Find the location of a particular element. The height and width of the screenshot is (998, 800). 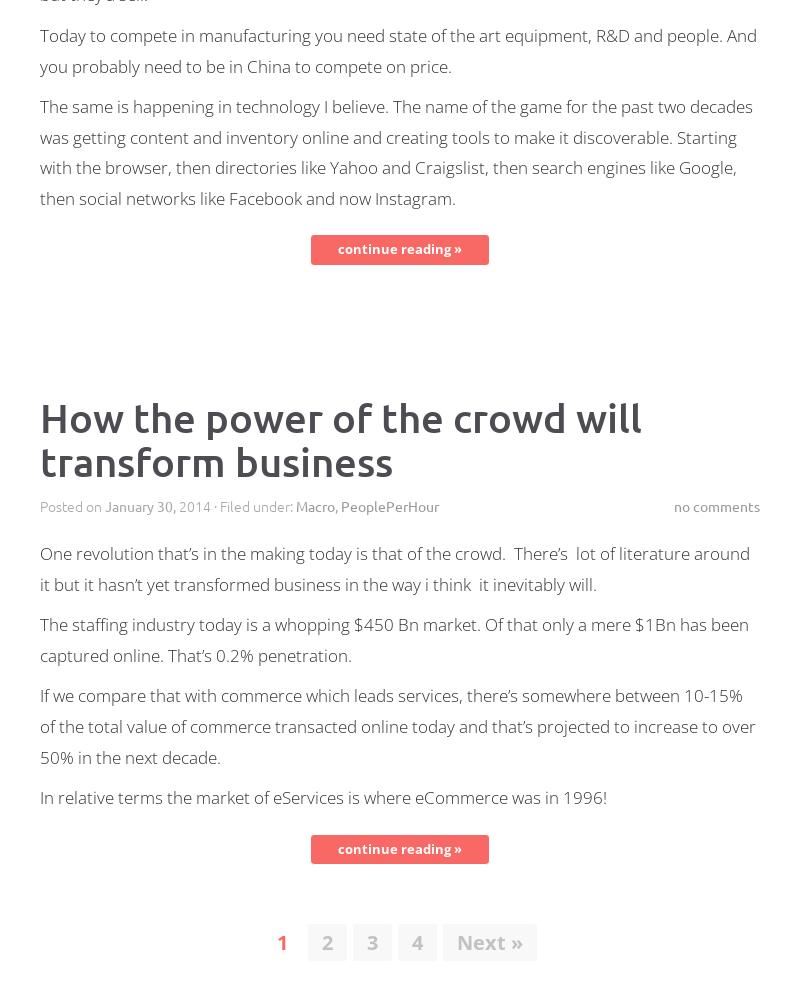

'How the power of the crowd will transform business' is located at coordinates (341, 438).